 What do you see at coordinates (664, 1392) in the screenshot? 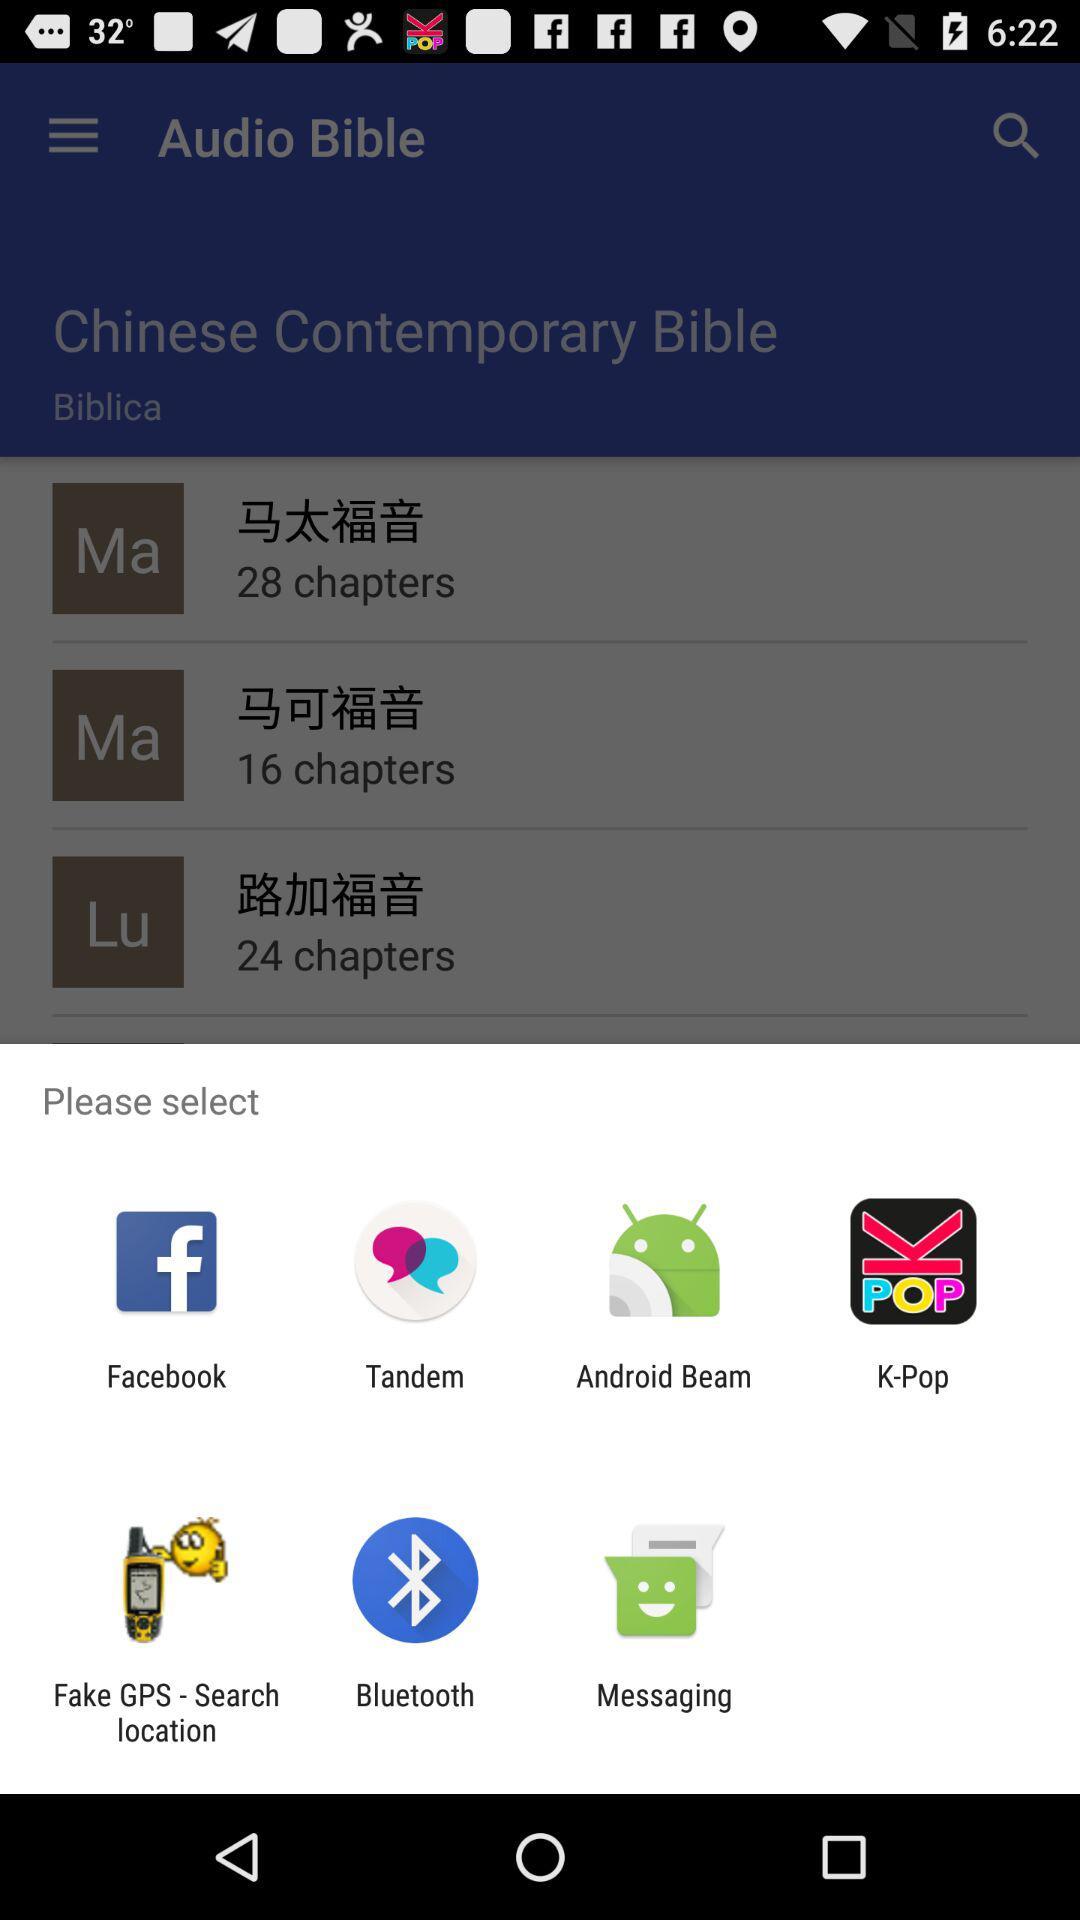
I see `the app to the left of k-pop` at bounding box center [664, 1392].